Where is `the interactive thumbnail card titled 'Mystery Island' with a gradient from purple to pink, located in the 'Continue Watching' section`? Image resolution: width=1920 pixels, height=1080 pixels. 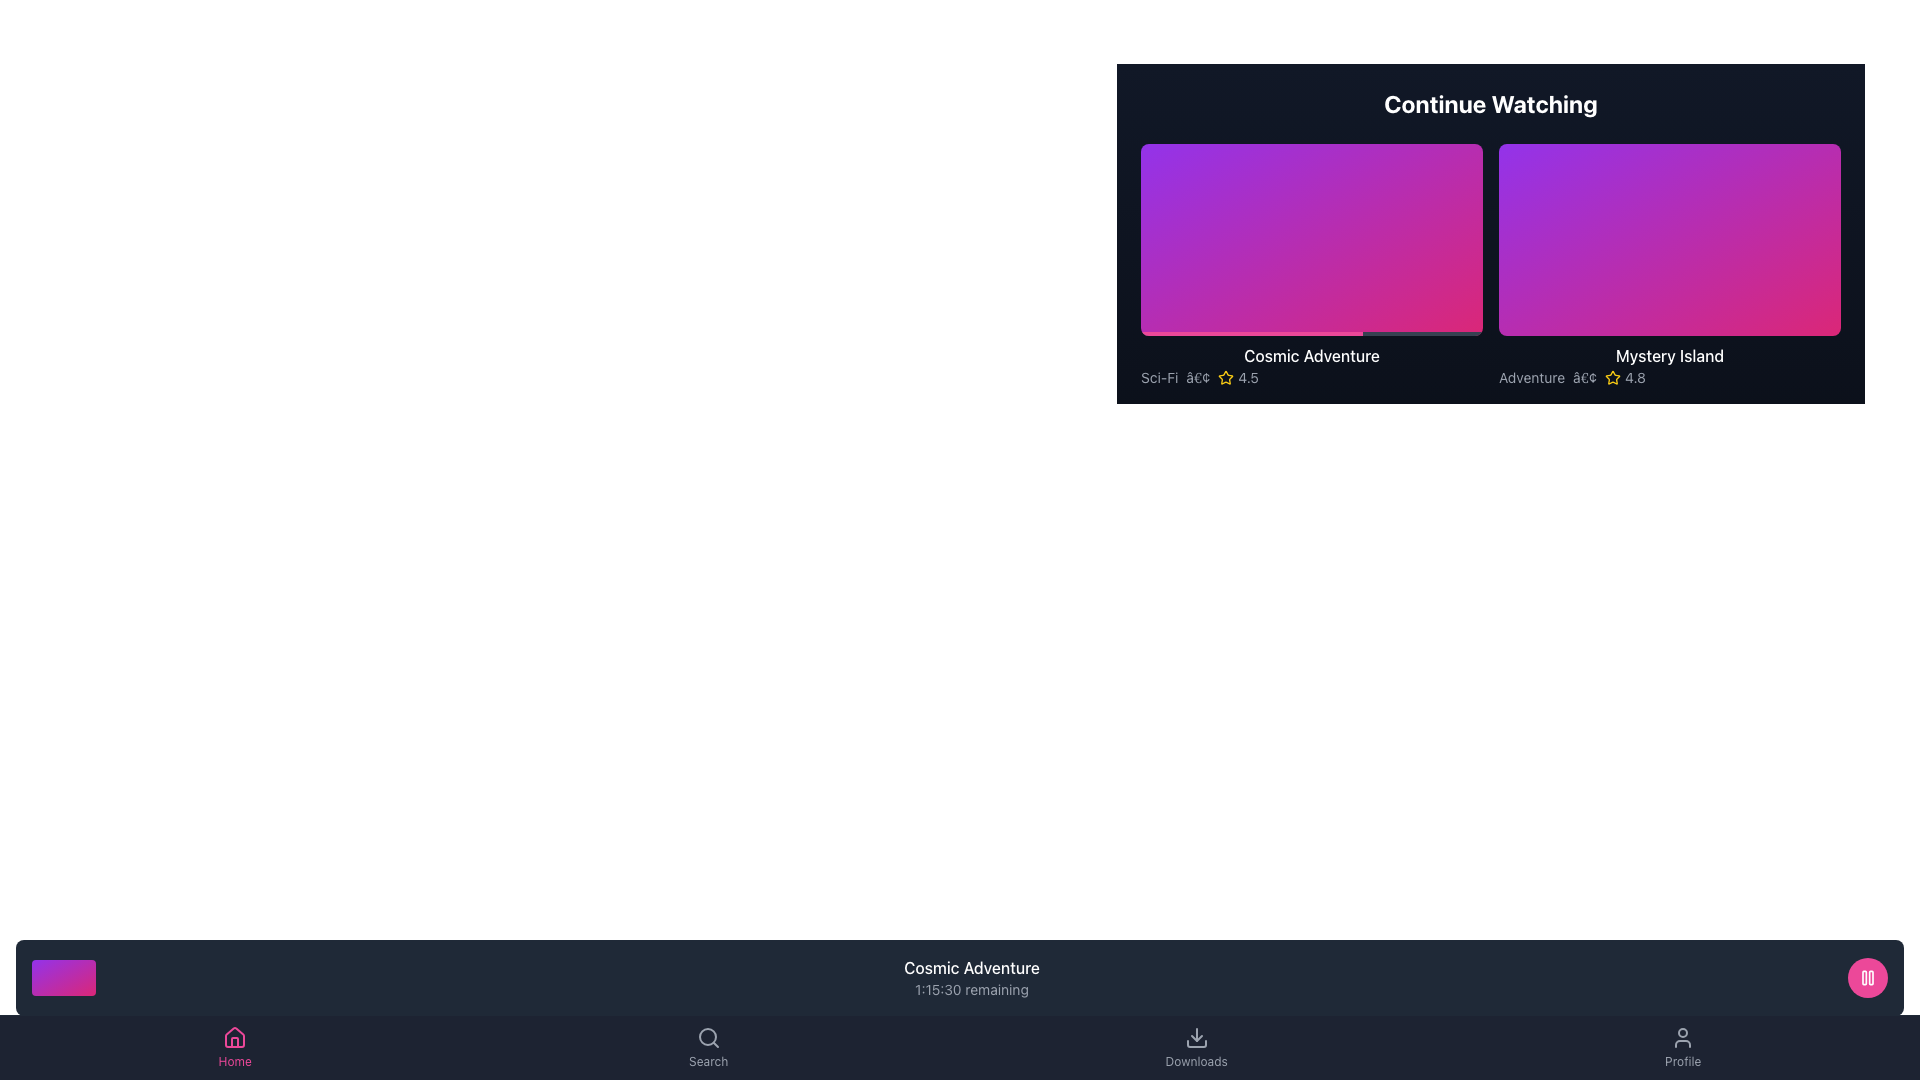
the interactive thumbnail card titled 'Mystery Island' with a gradient from purple to pink, located in the 'Continue Watching' section is located at coordinates (1670, 238).